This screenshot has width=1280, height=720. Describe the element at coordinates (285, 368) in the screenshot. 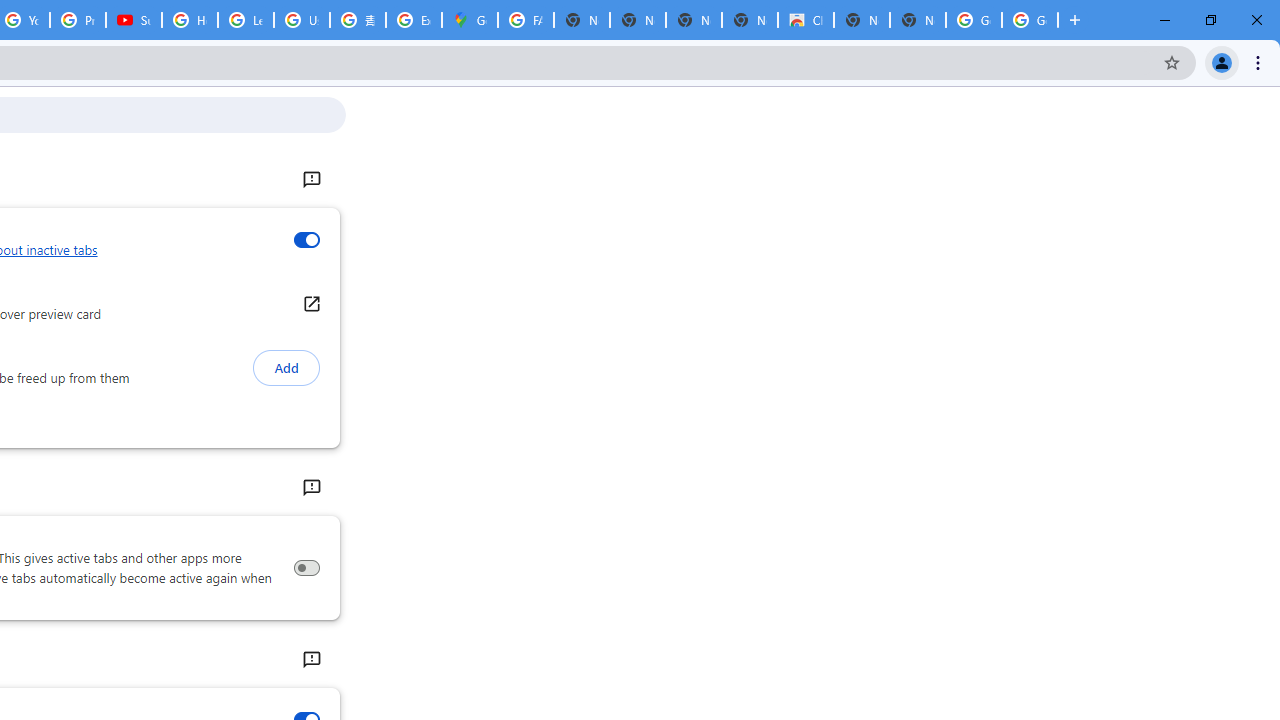

I see `'Add to the "always keep these sites active" list'` at that location.